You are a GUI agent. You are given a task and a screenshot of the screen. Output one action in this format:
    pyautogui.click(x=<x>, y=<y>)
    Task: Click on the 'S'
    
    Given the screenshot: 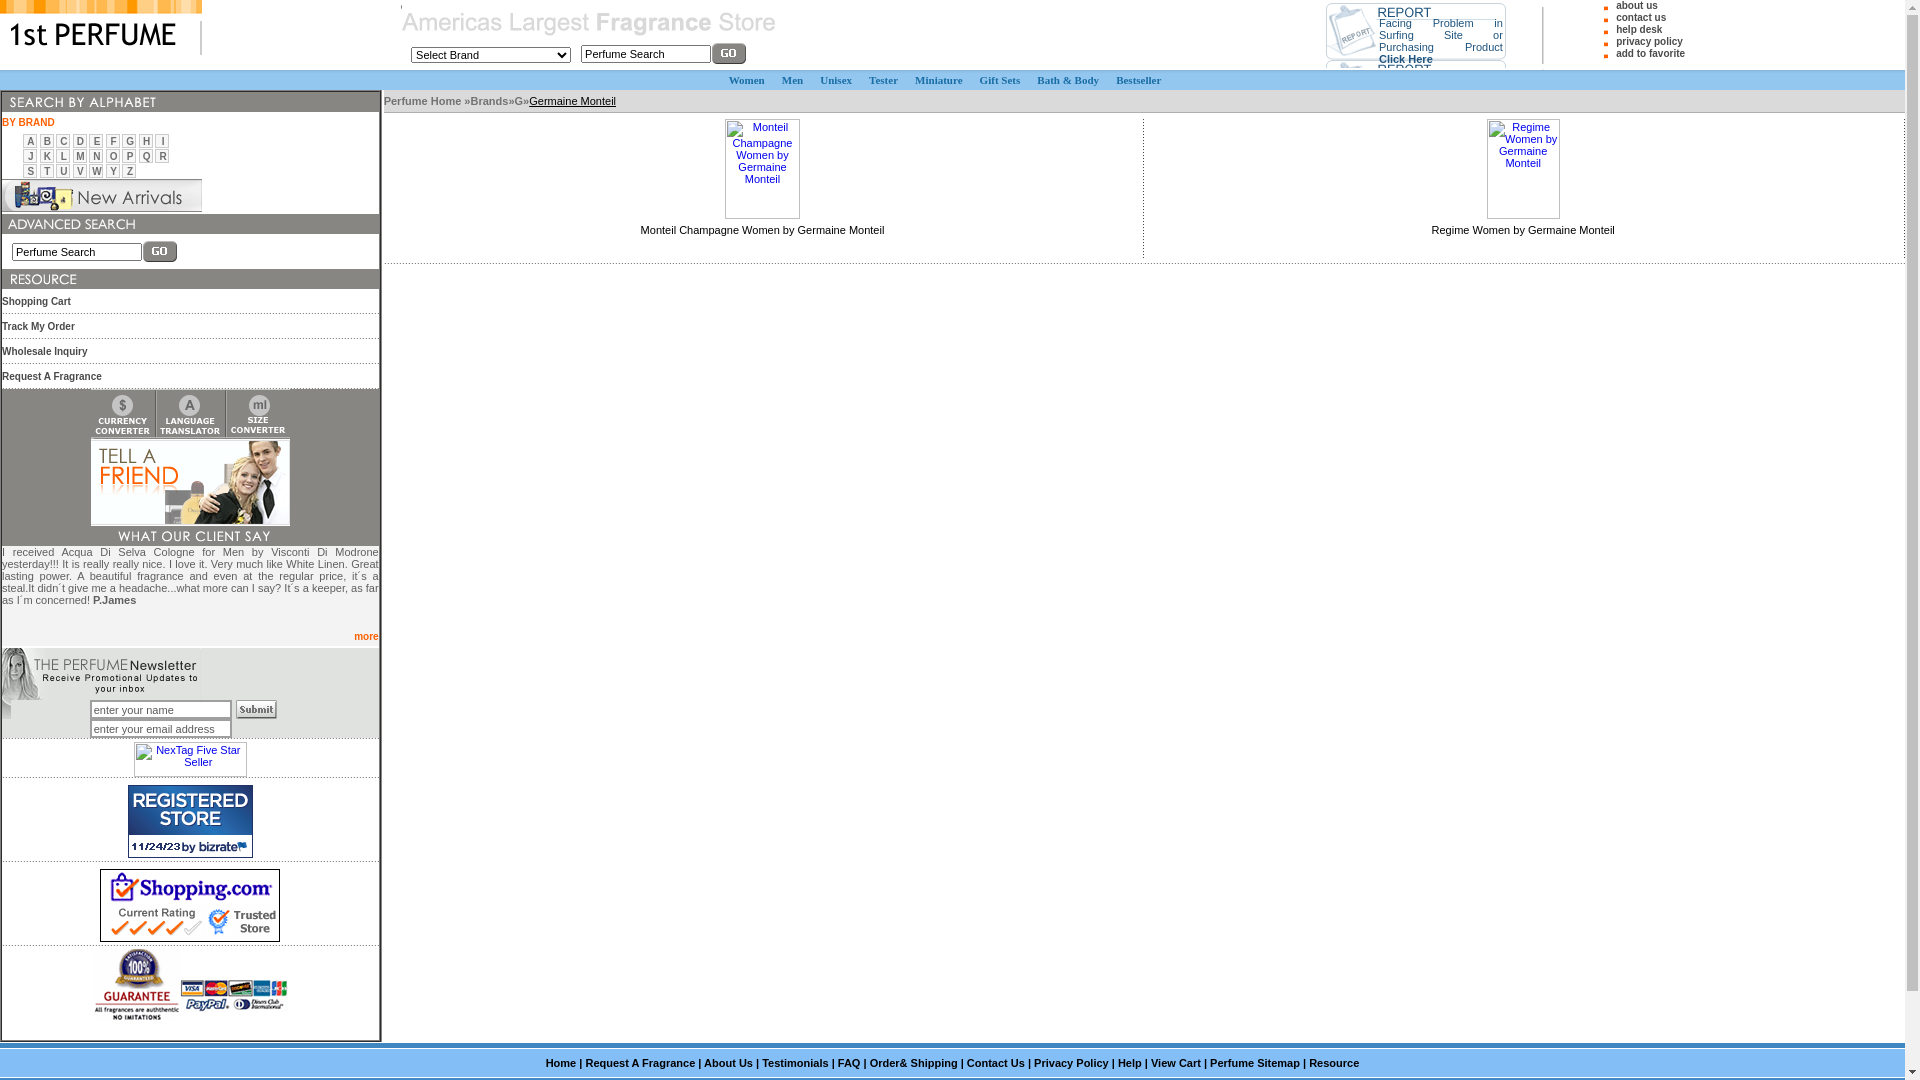 What is the action you would take?
    pyautogui.click(x=30, y=170)
    